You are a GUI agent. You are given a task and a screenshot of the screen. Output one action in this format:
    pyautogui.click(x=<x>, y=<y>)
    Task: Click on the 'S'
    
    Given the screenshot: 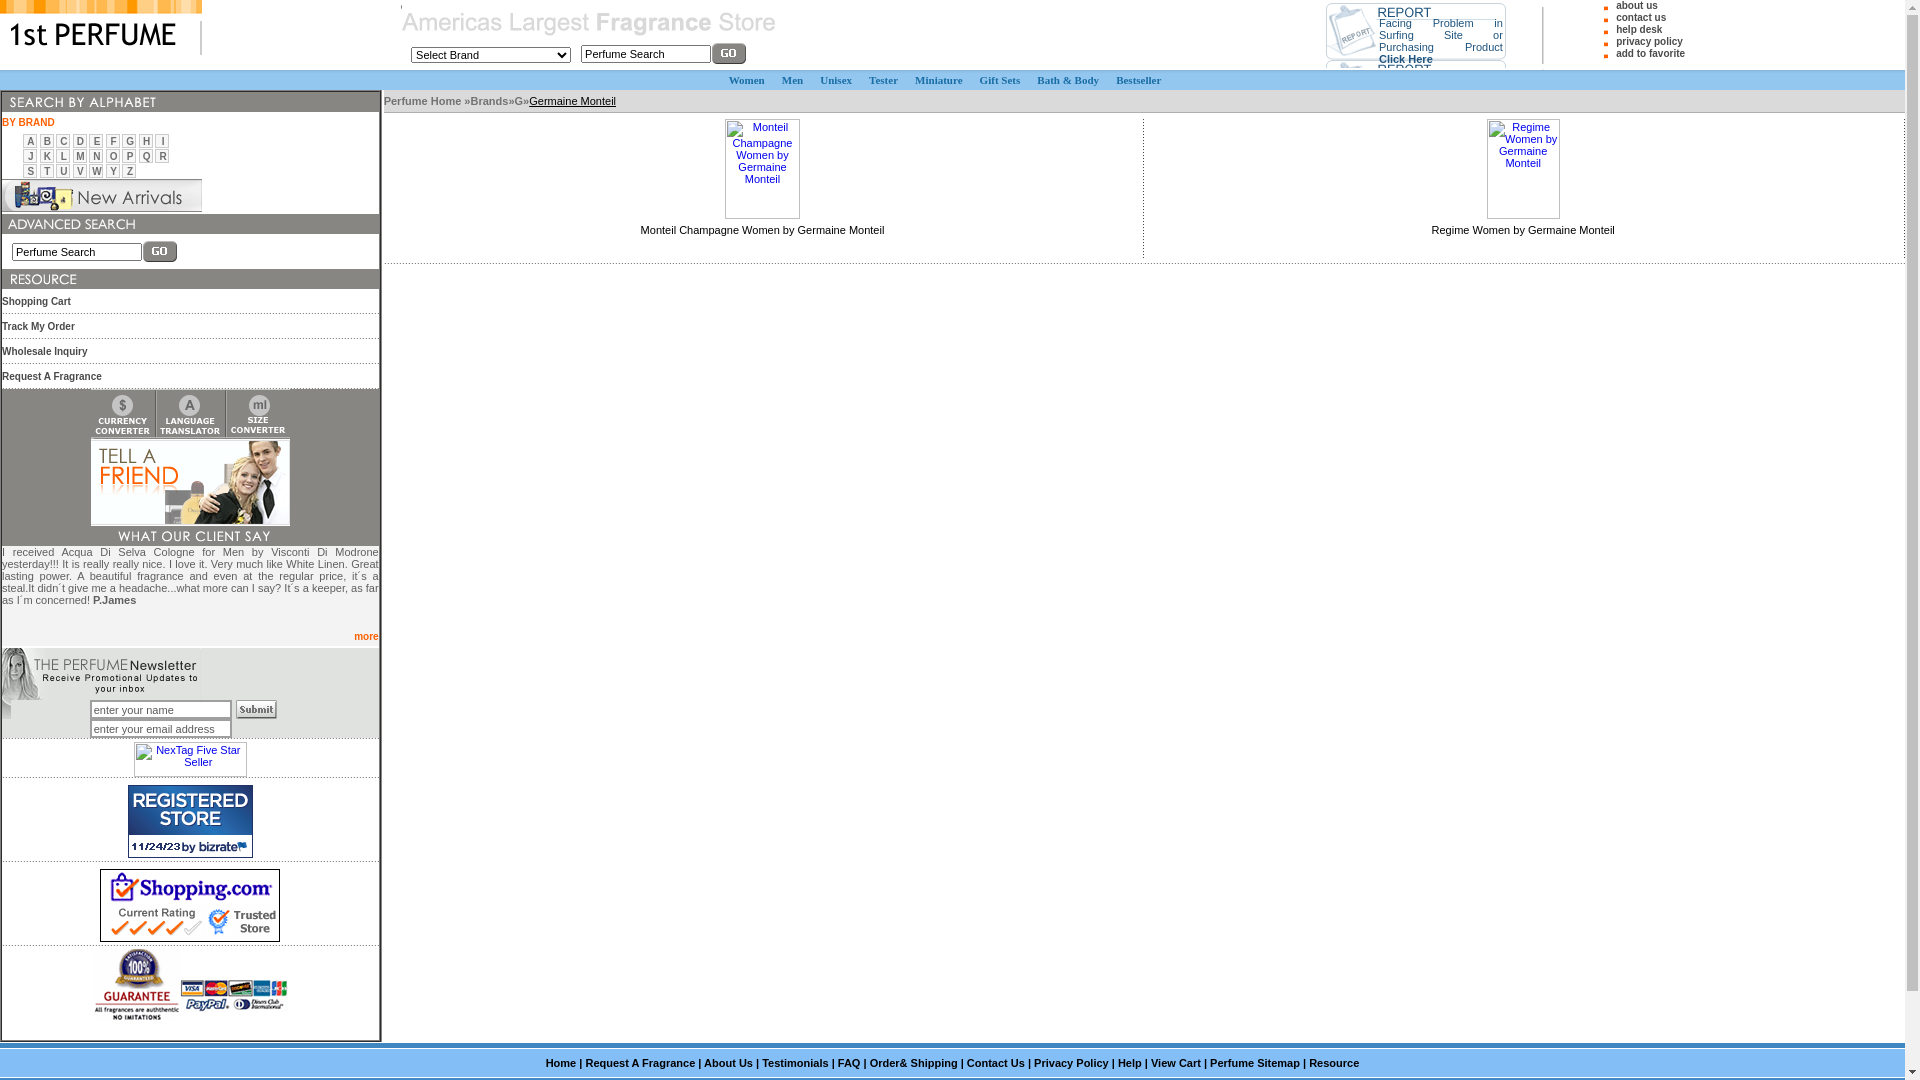 What is the action you would take?
    pyautogui.click(x=30, y=170)
    